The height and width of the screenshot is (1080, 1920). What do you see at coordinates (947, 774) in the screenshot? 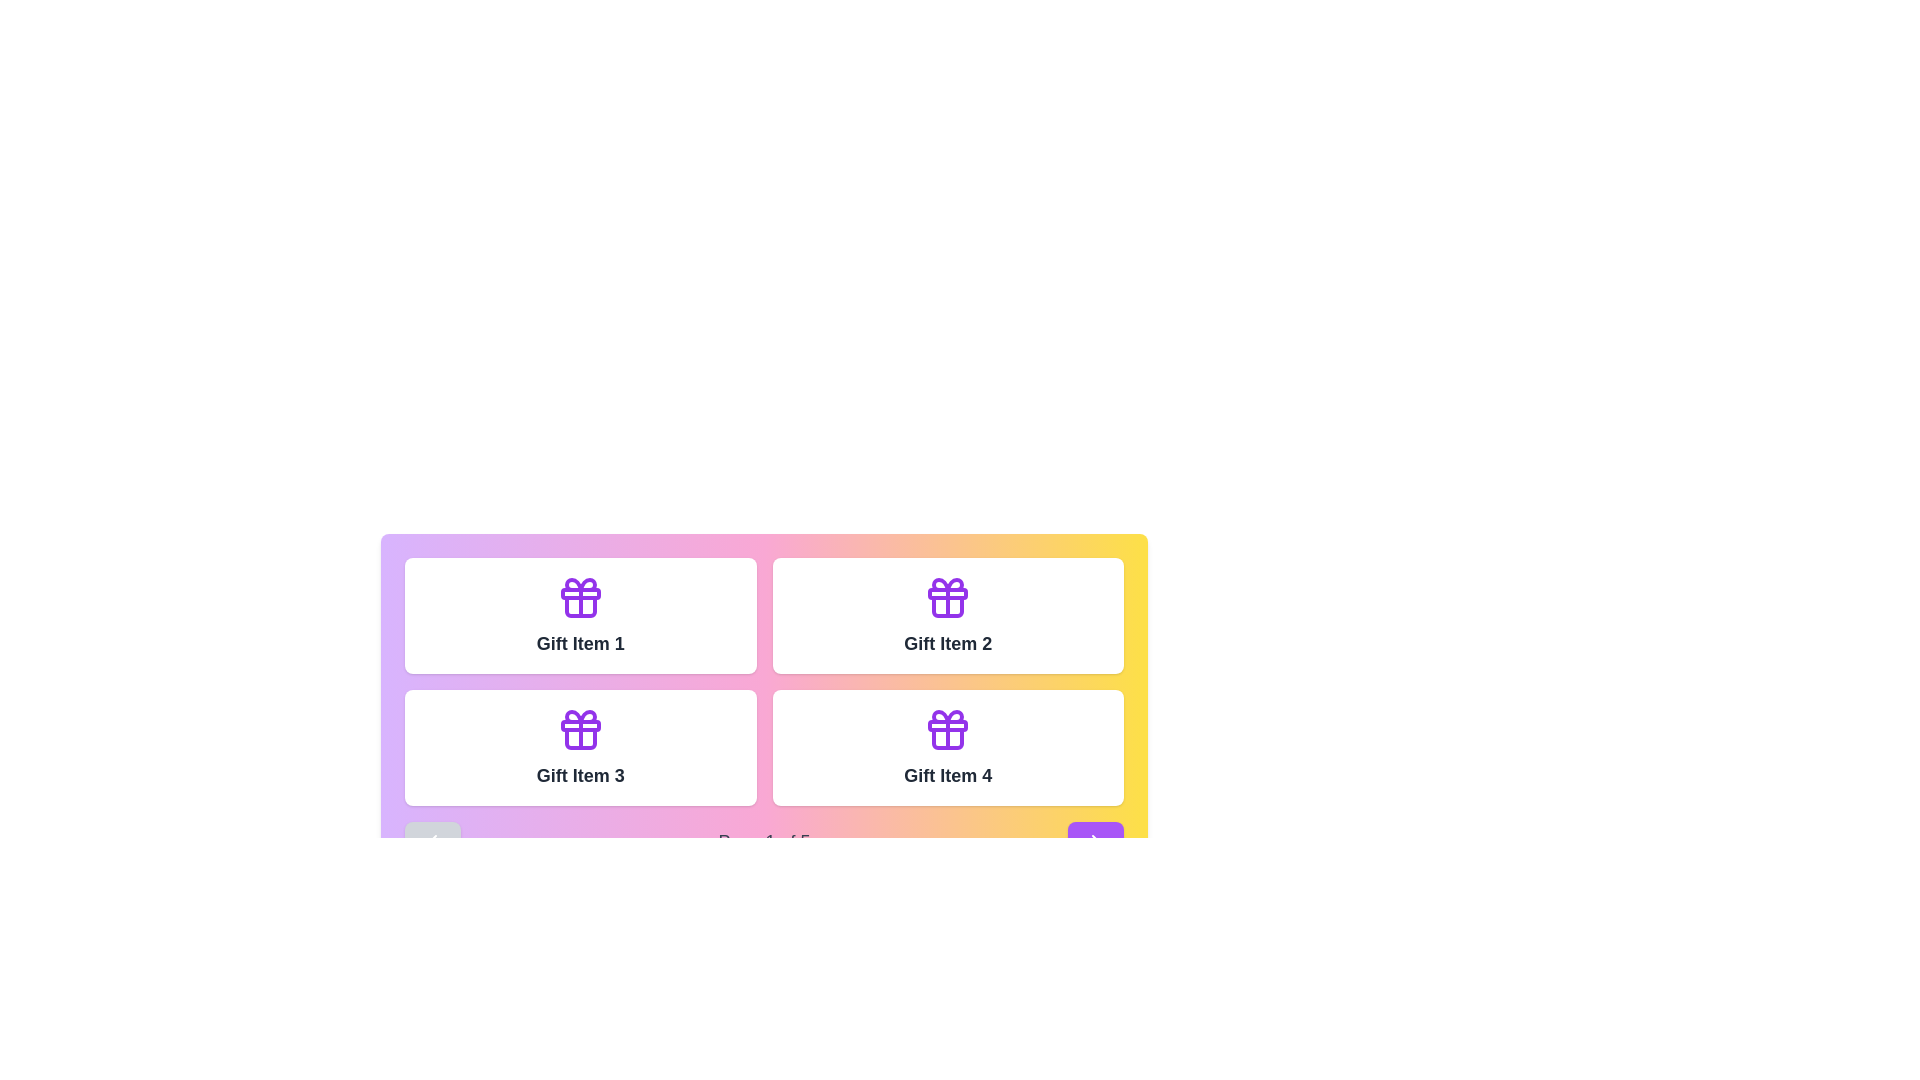
I see `the static text label that identifies the gift item in the bottom-right card of the grid layout` at bounding box center [947, 774].